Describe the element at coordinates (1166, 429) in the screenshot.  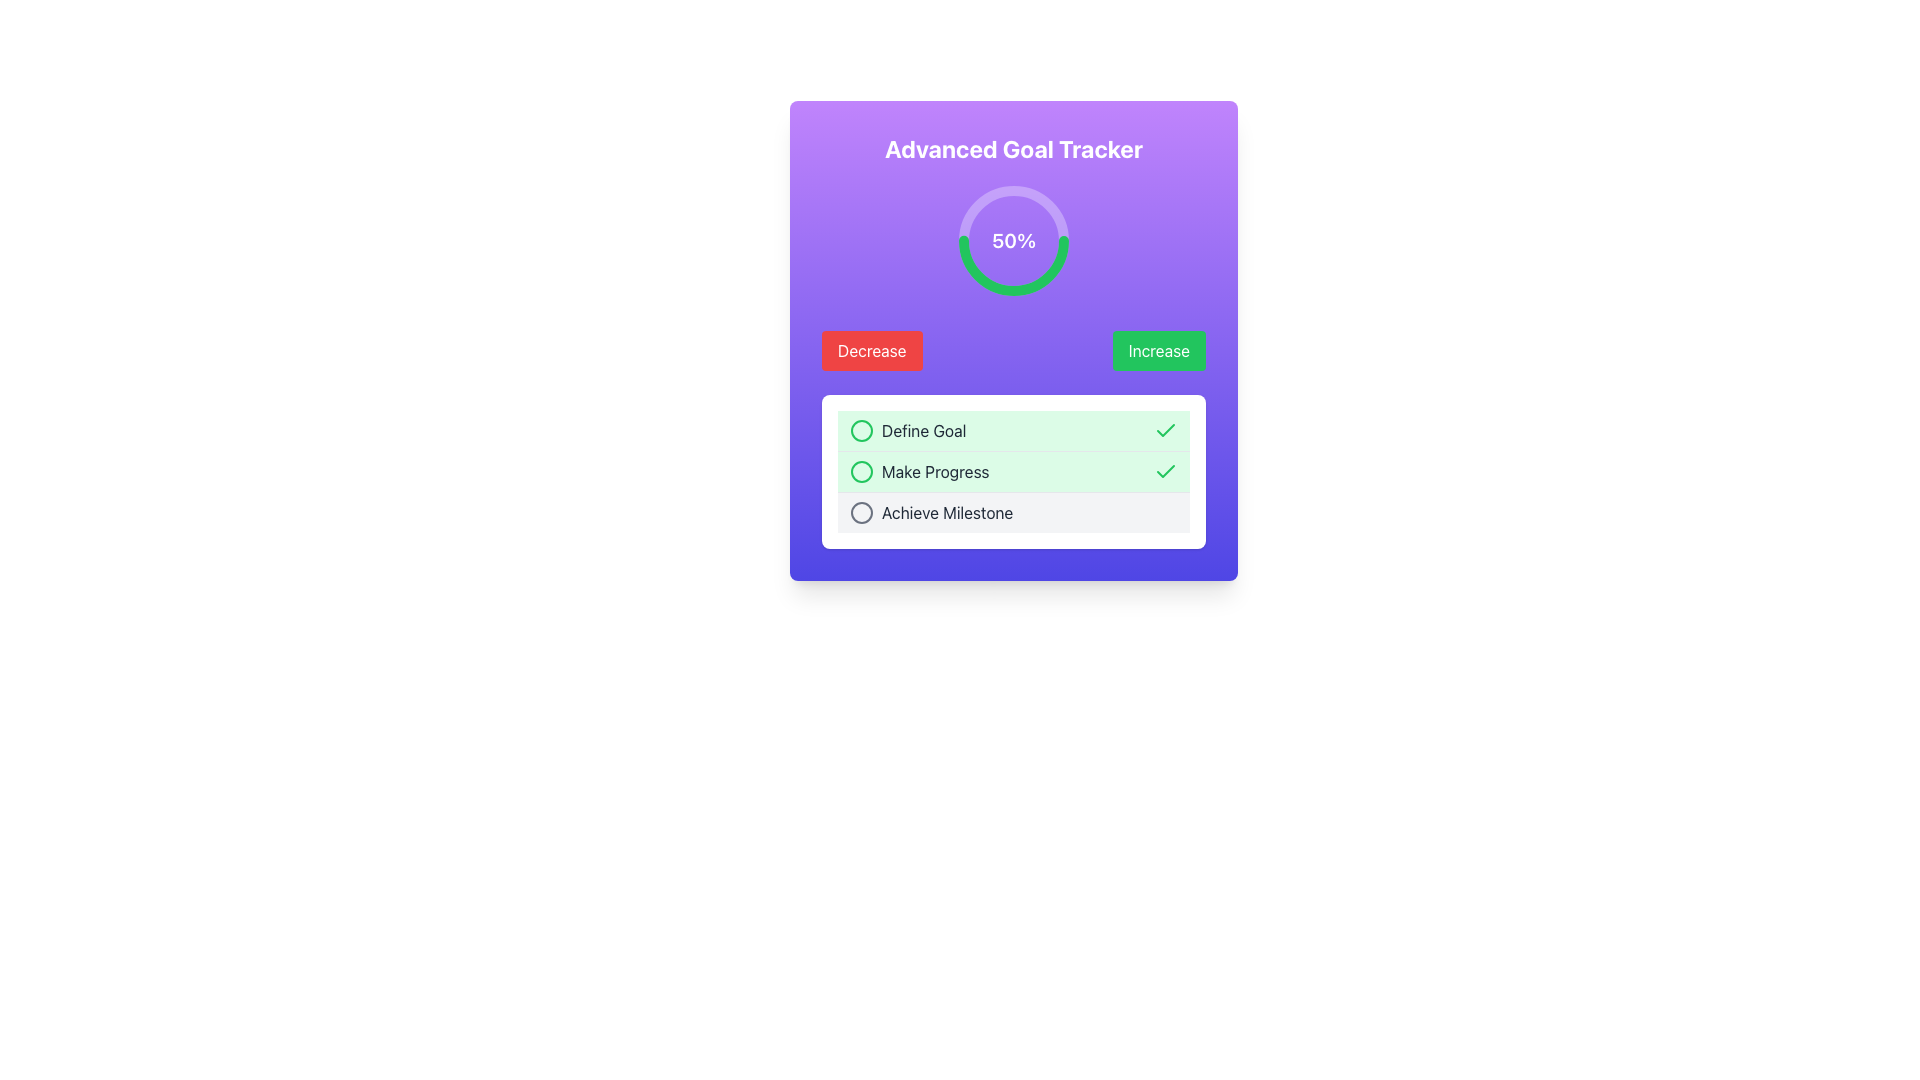
I see `the green check mark icon located to the right of the 'Make Progress' text, which is associated with the second item in the list` at that location.